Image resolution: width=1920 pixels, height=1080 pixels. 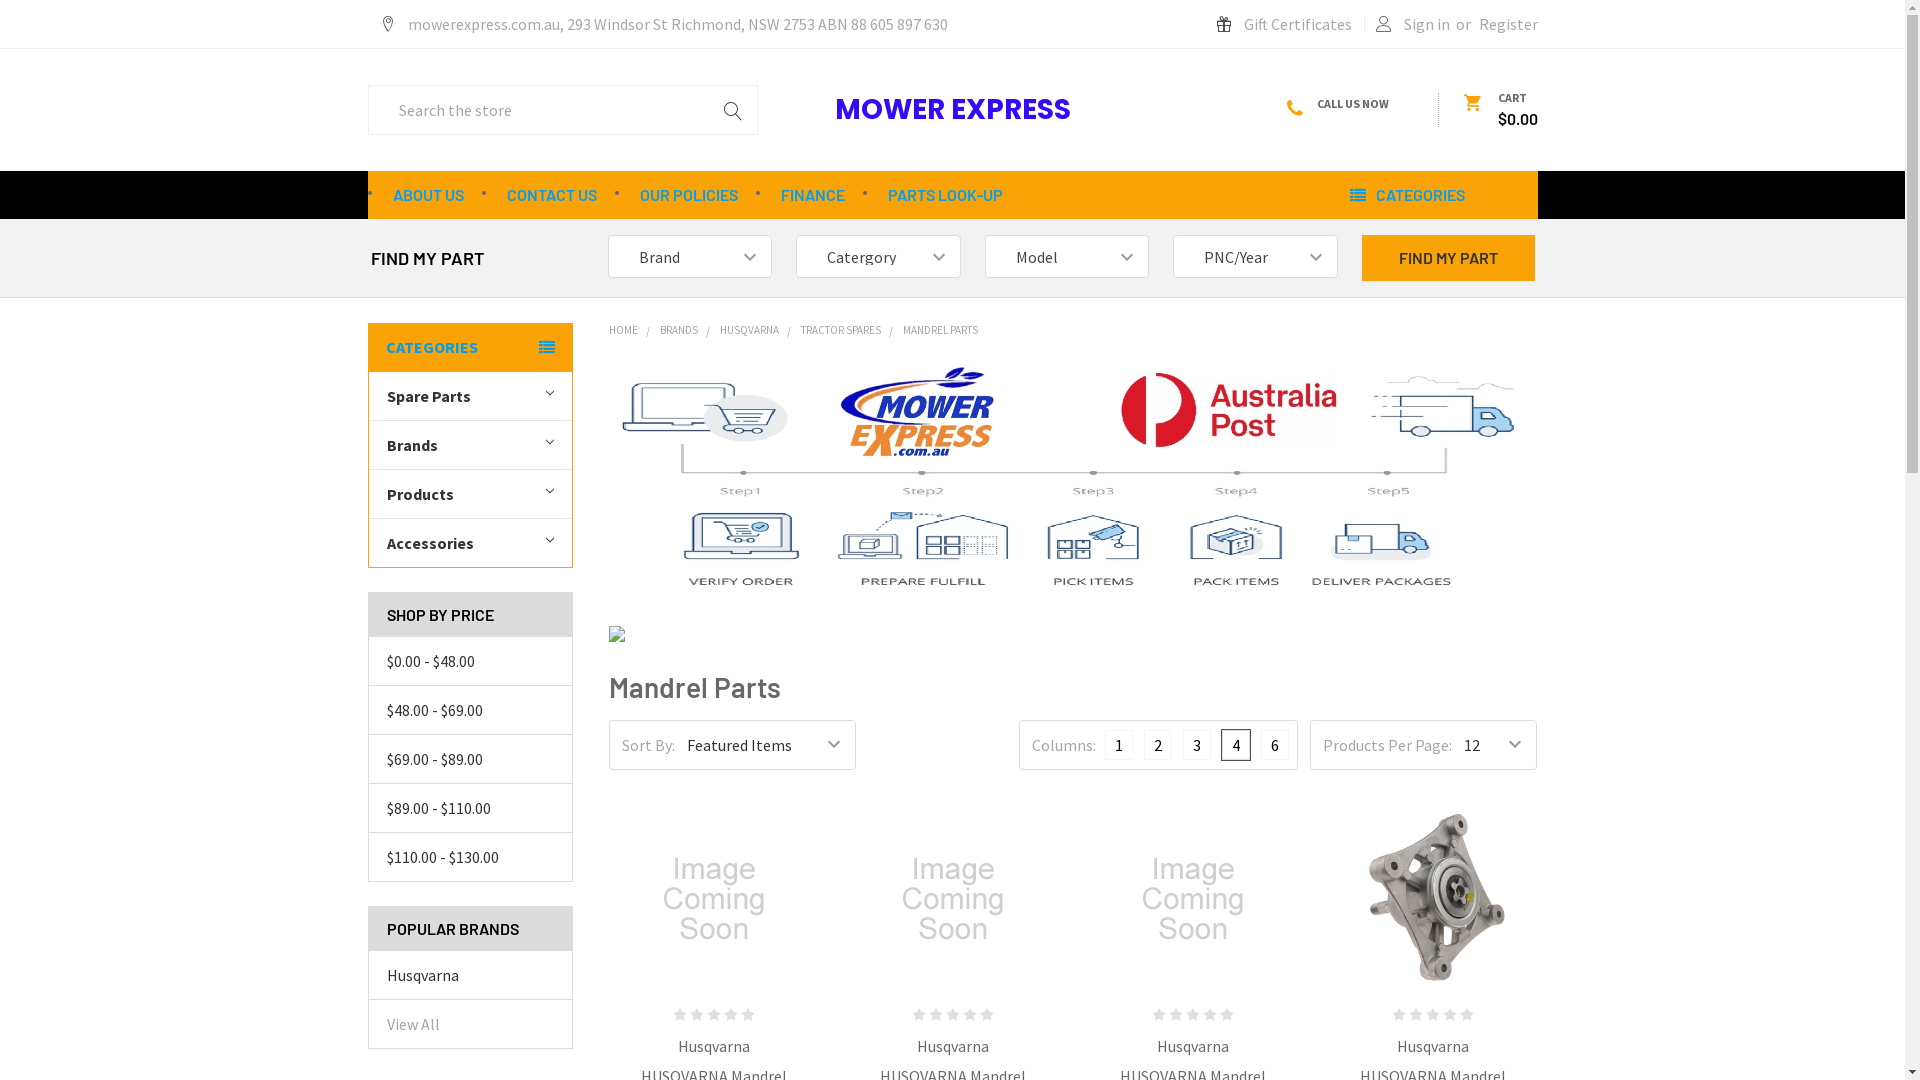 What do you see at coordinates (551, 195) in the screenshot?
I see `'CONTACT US'` at bounding box center [551, 195].